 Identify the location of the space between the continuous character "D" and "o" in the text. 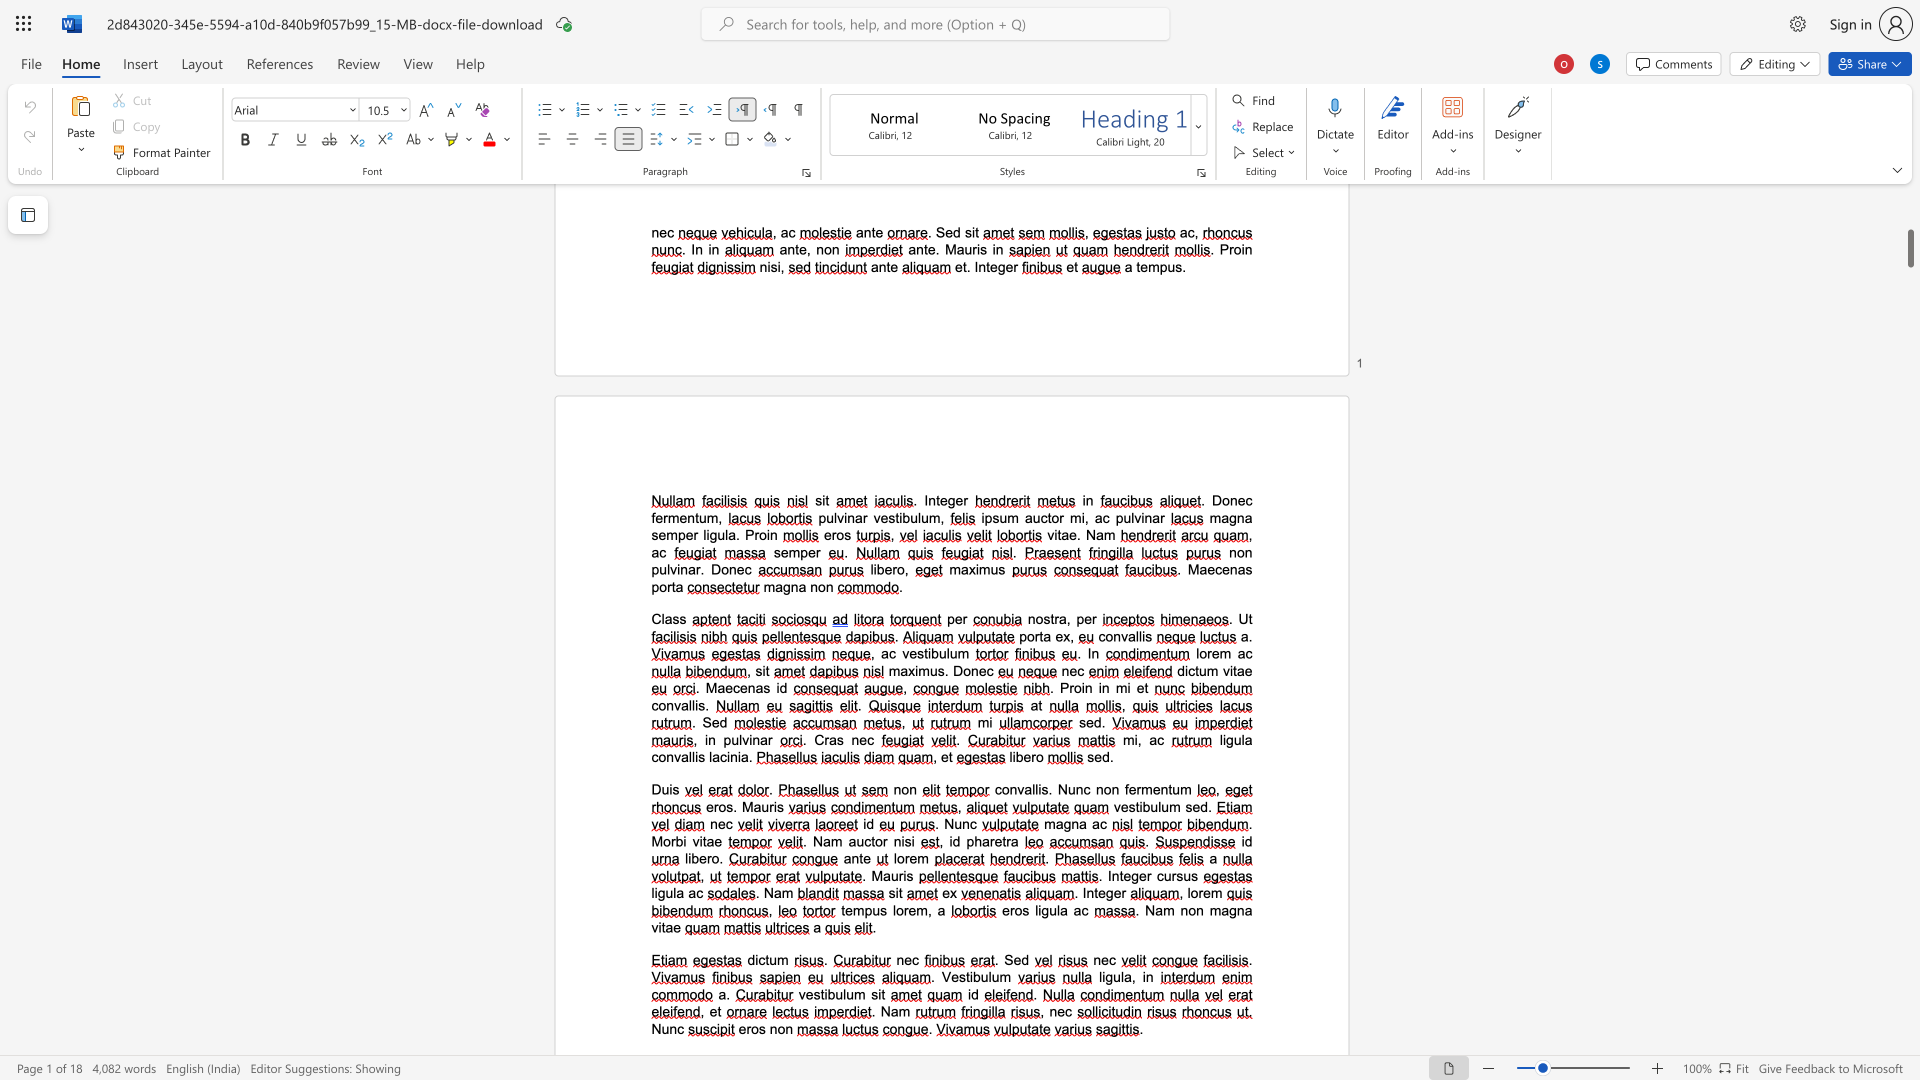
(720, 569).